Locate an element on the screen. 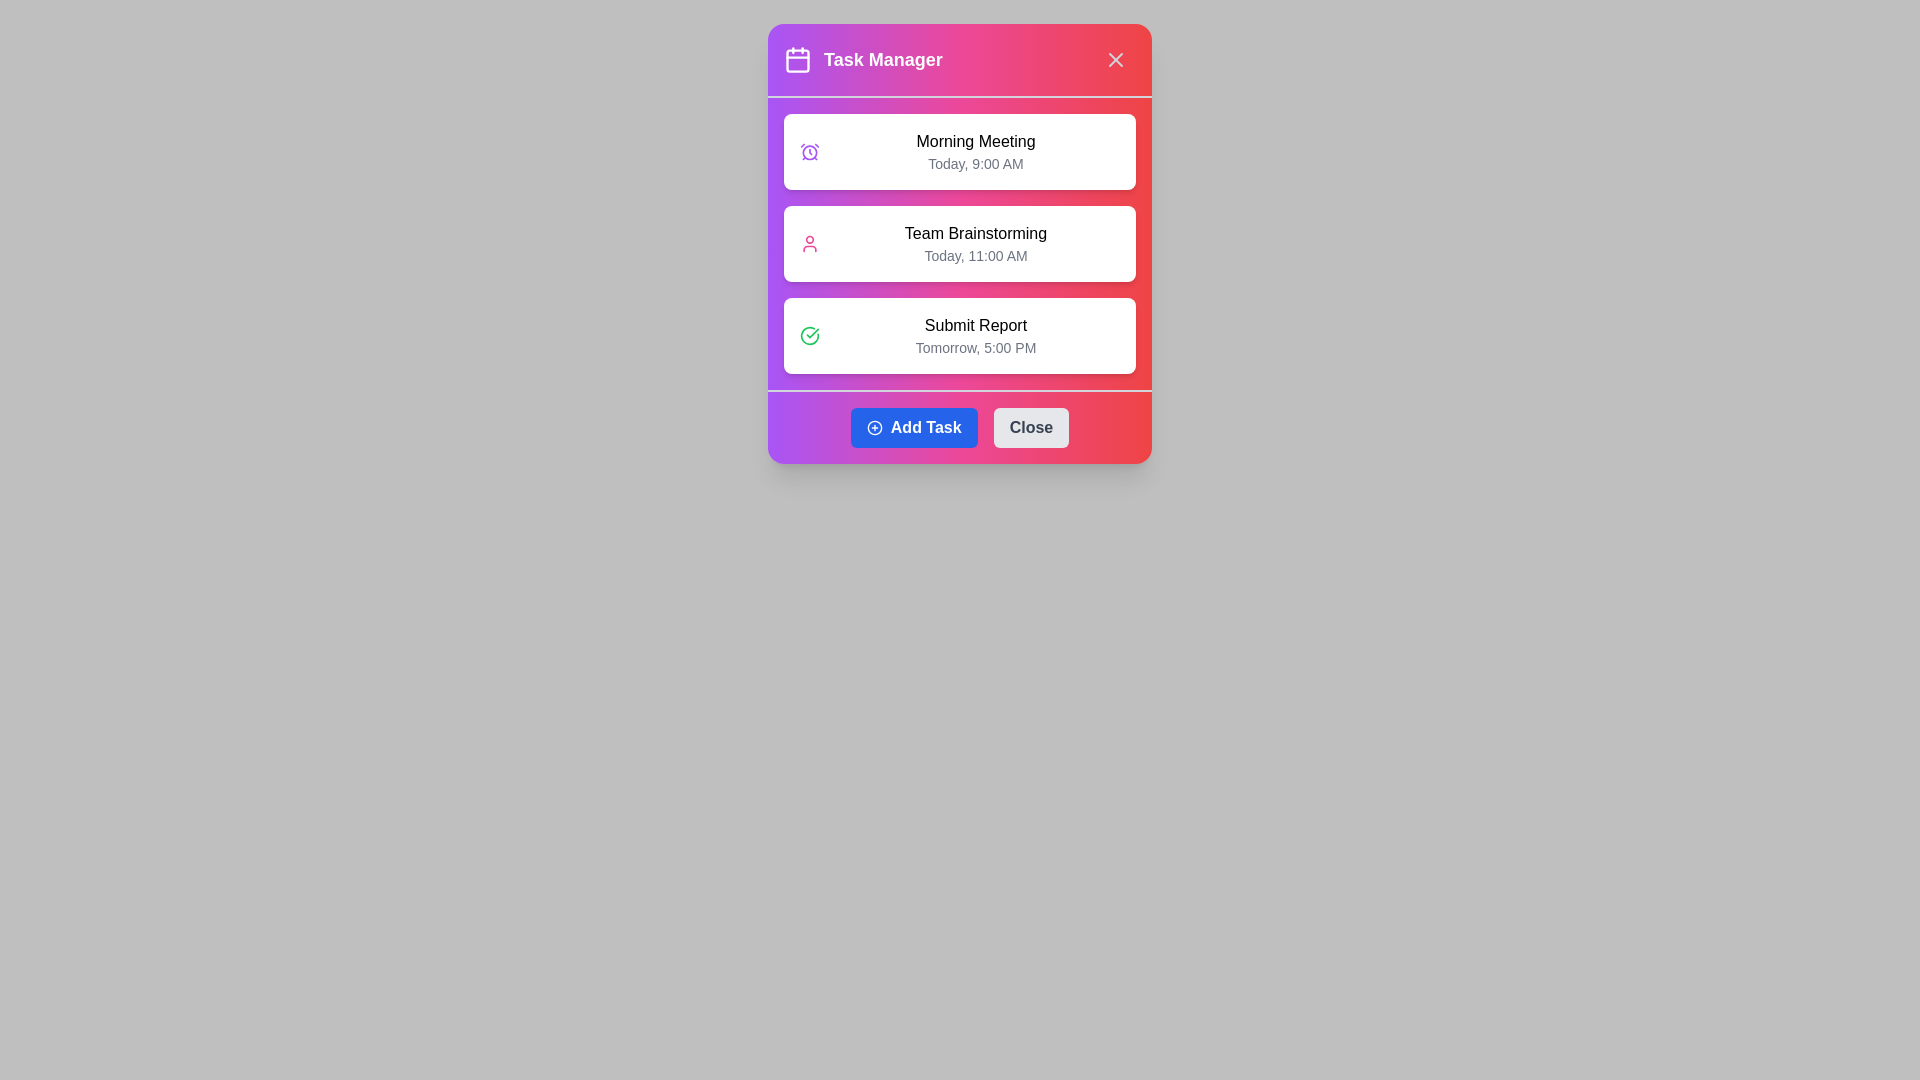  the circular green icon located at the bottom of the task list section, adjacent to the 'Submit Report' task label to interact with it is located at coordinates (810, 334).